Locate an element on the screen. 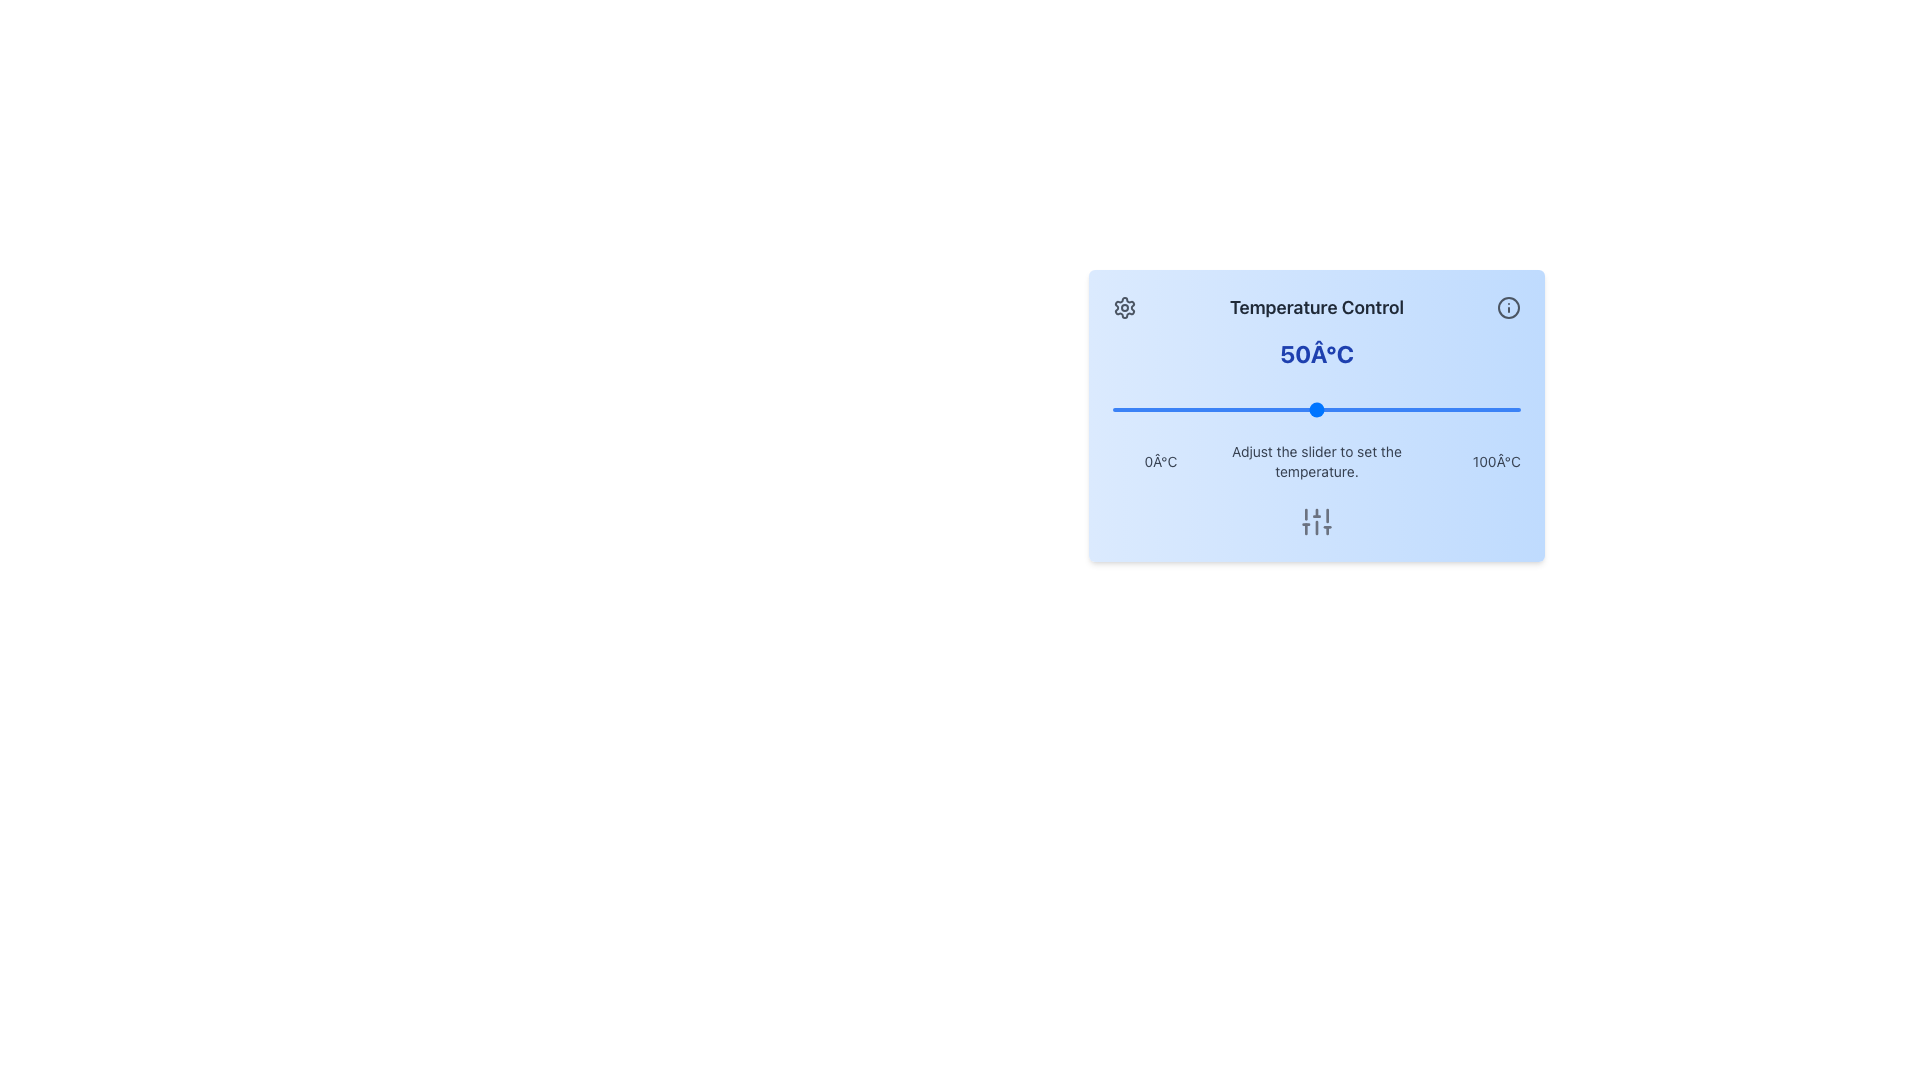 This screenshot has height=1080, width=1920. temperature is located at coordinates (1389, 408).